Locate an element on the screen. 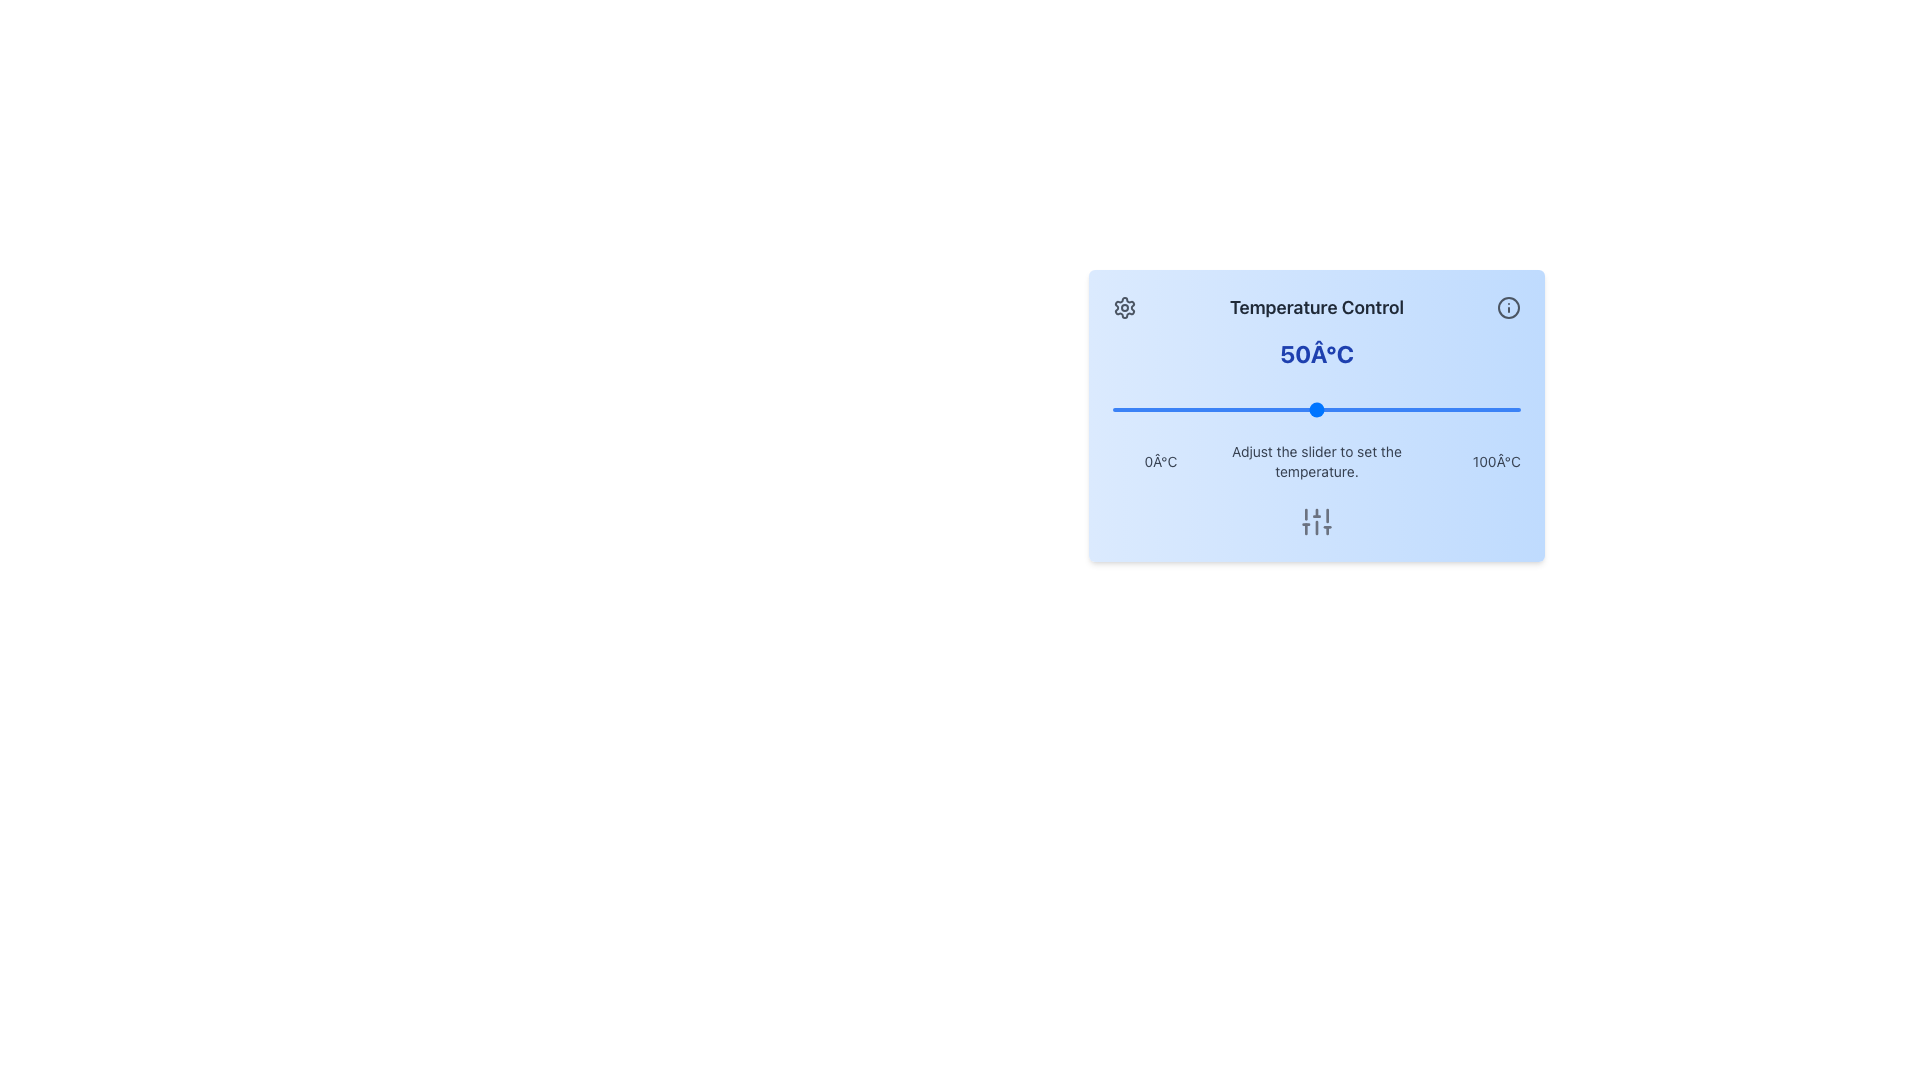 This screenshot has height=1080, width=1920. temperature is located at coordinates (1389, 408).